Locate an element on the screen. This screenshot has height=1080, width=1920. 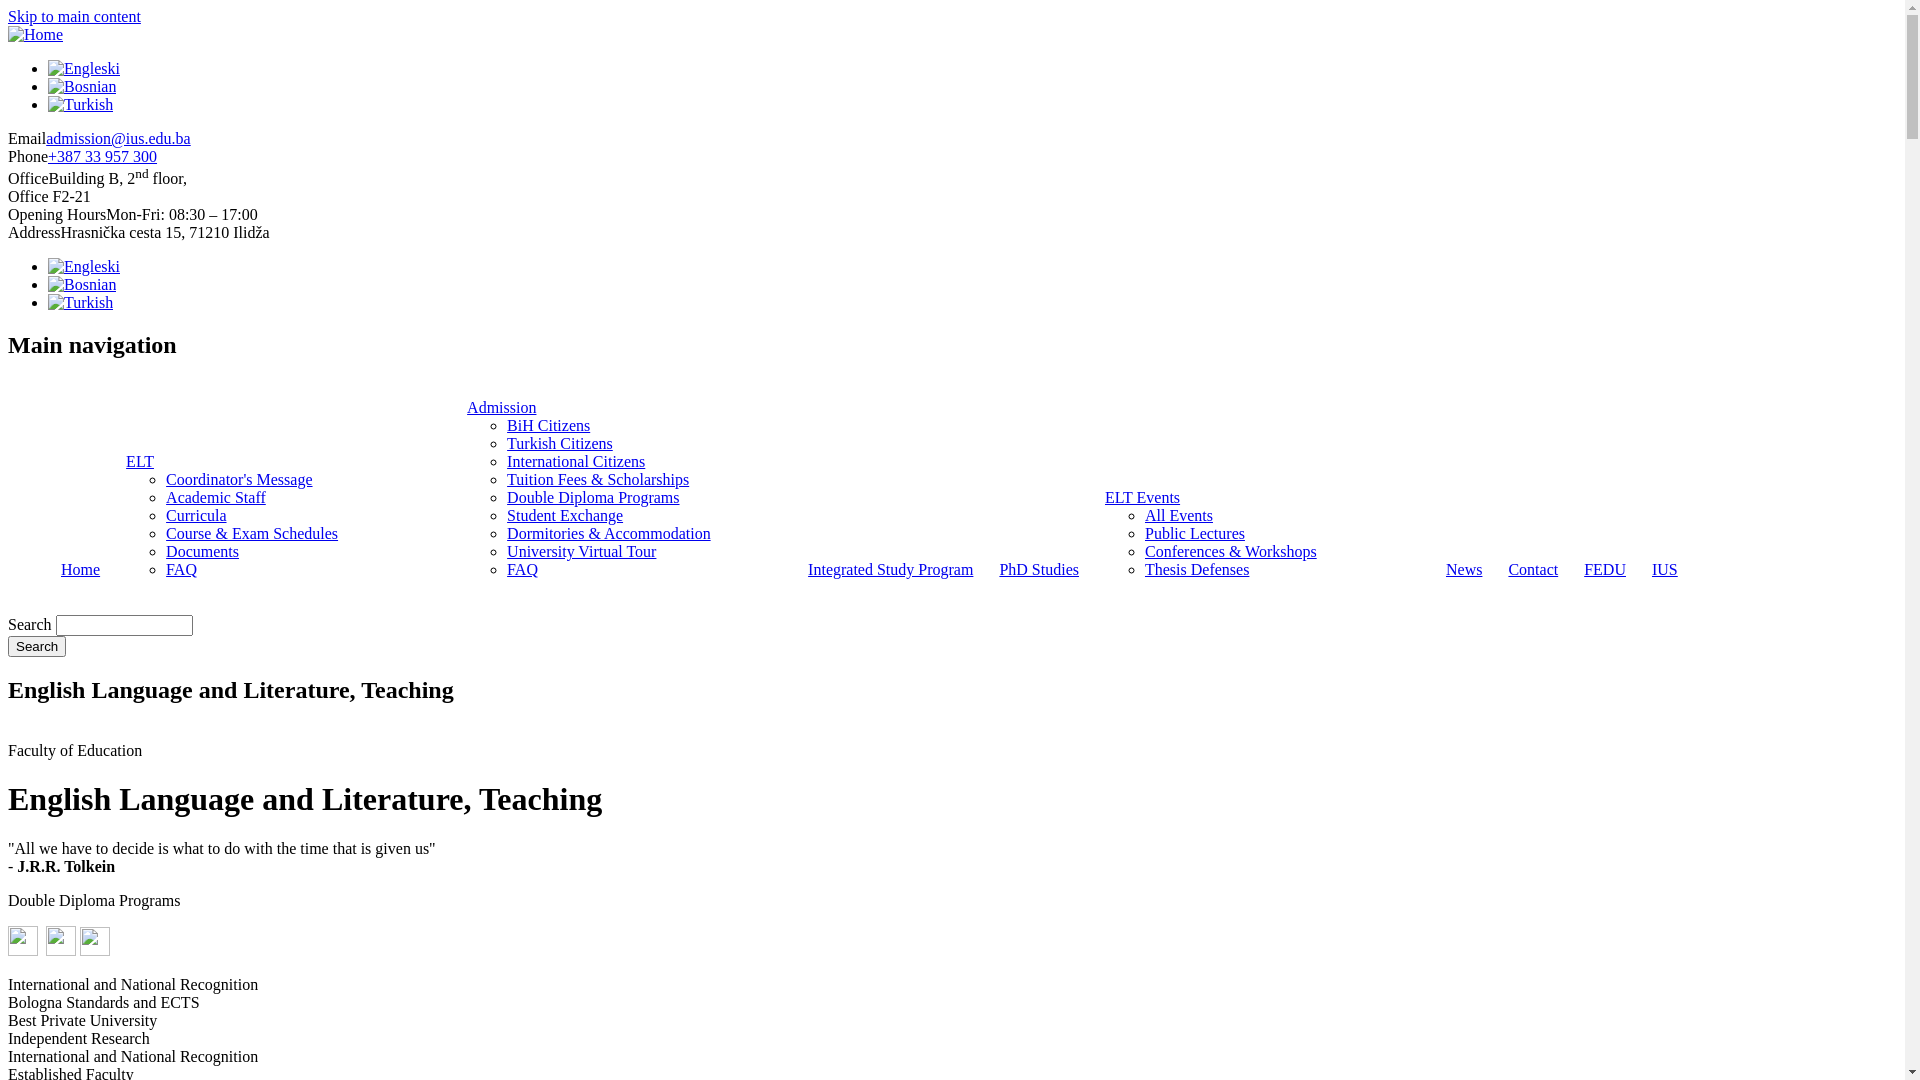
'University Virtual Tour' is located at coordinates (580, 551).